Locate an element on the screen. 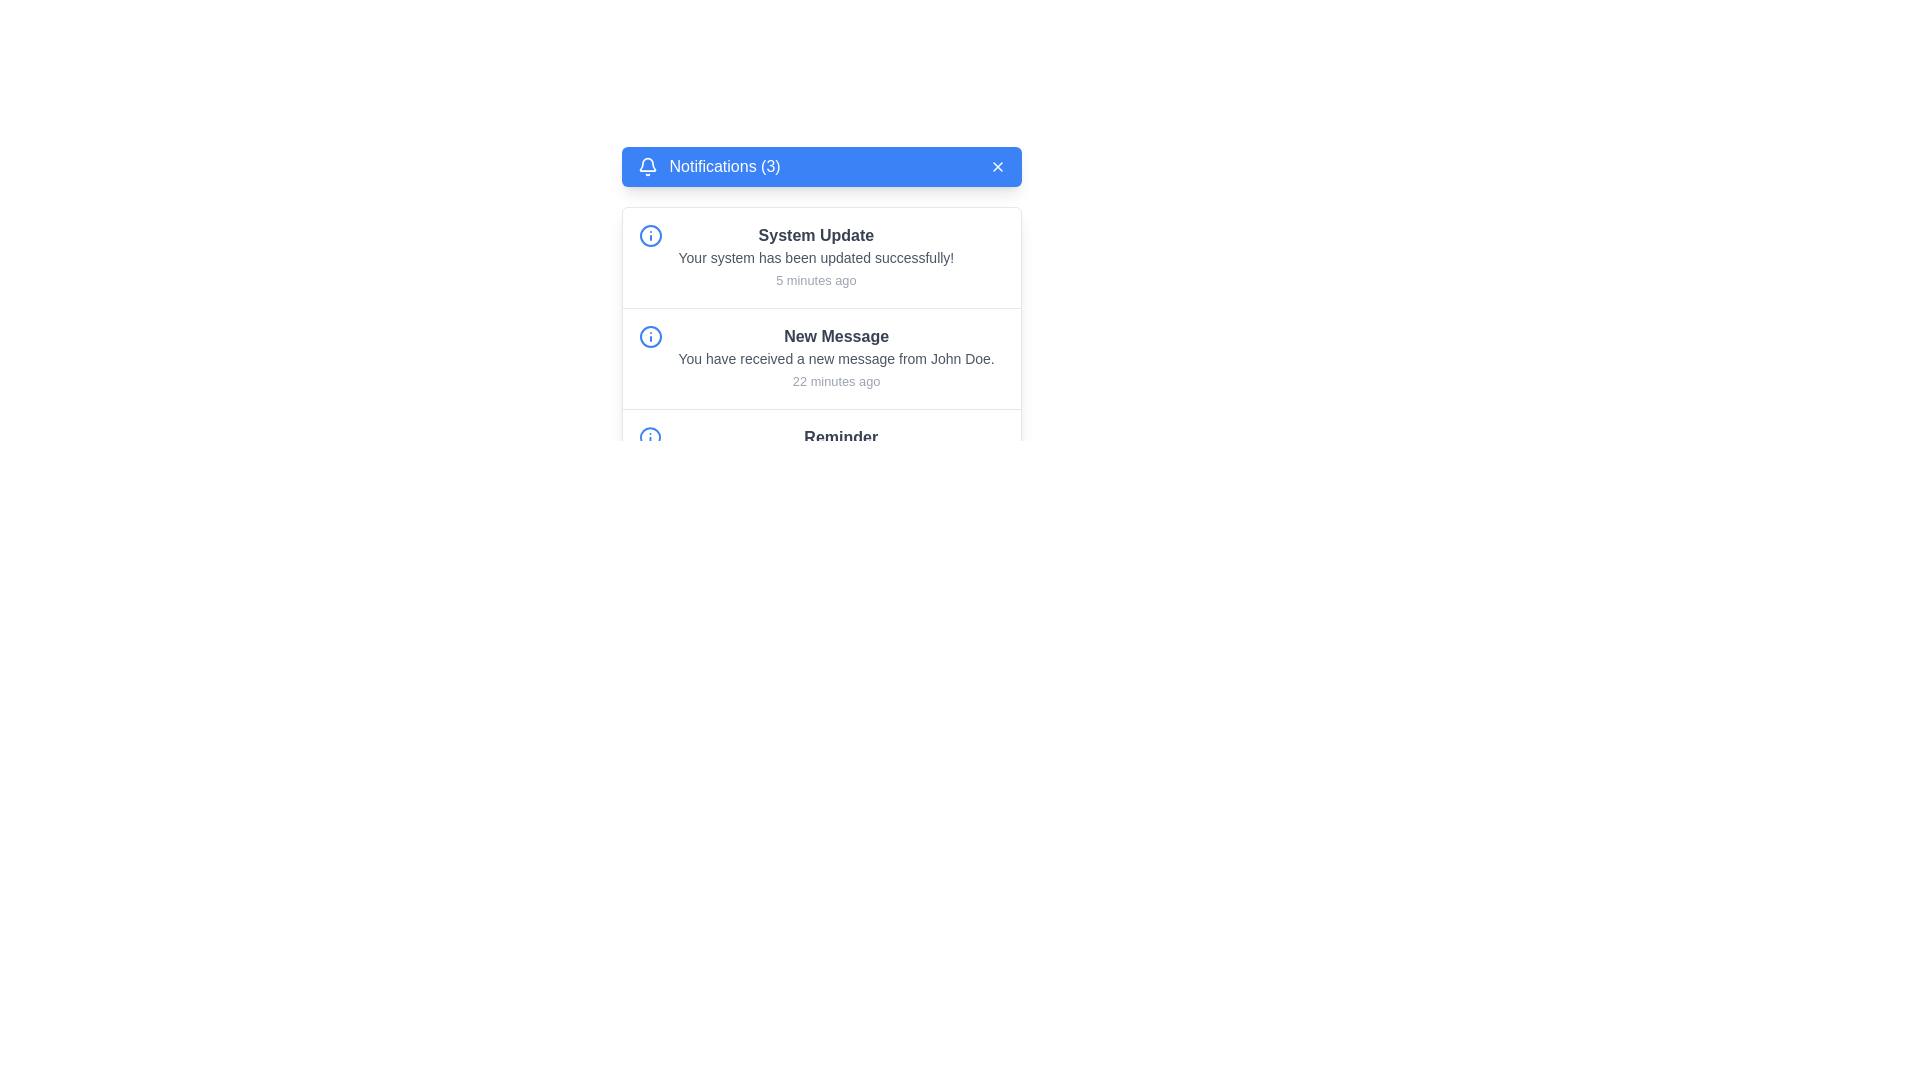  the small bell icon representing notifications, which is located in the top-left portion of the notification panel header, to the left of the 'Notifications (3)' text is located at coordinates (647, 165).